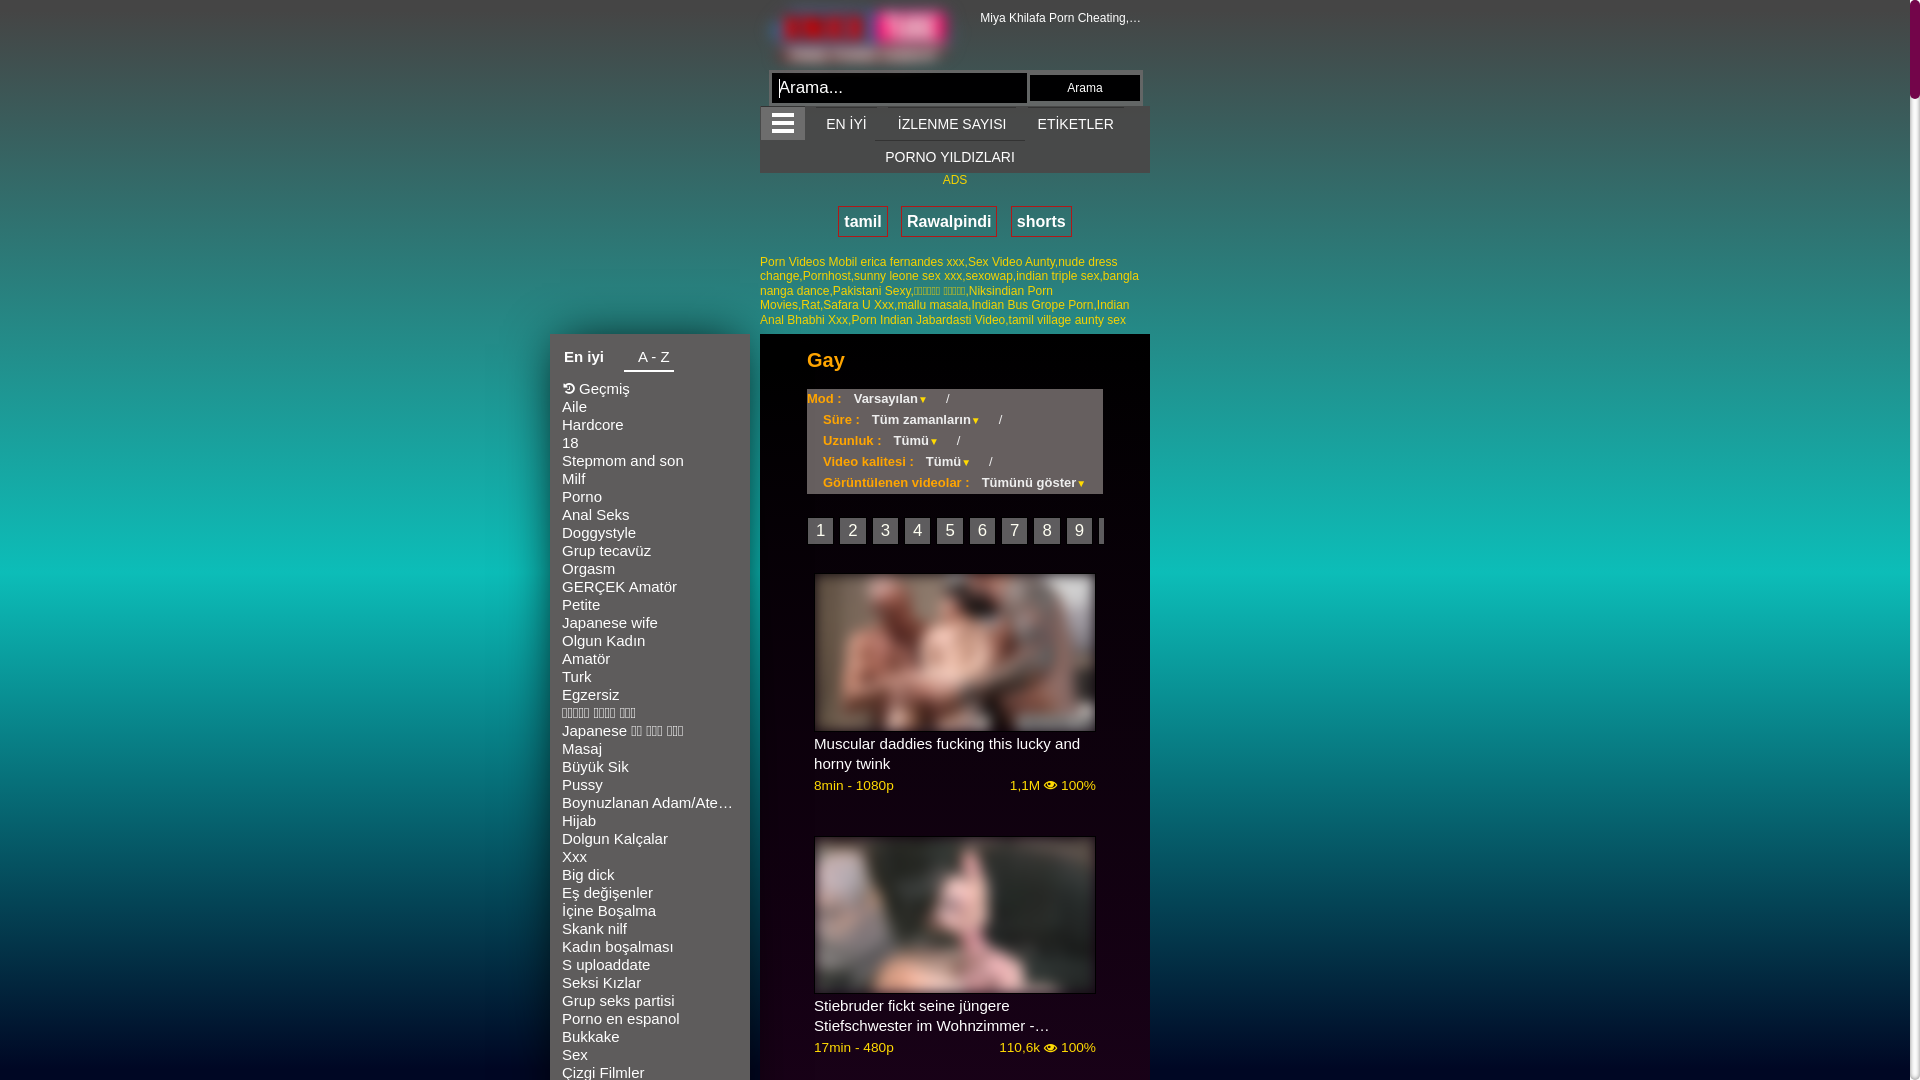 This screenshot has height=1080, width=1920. I want to click on 'tamil', so click(838, 221).